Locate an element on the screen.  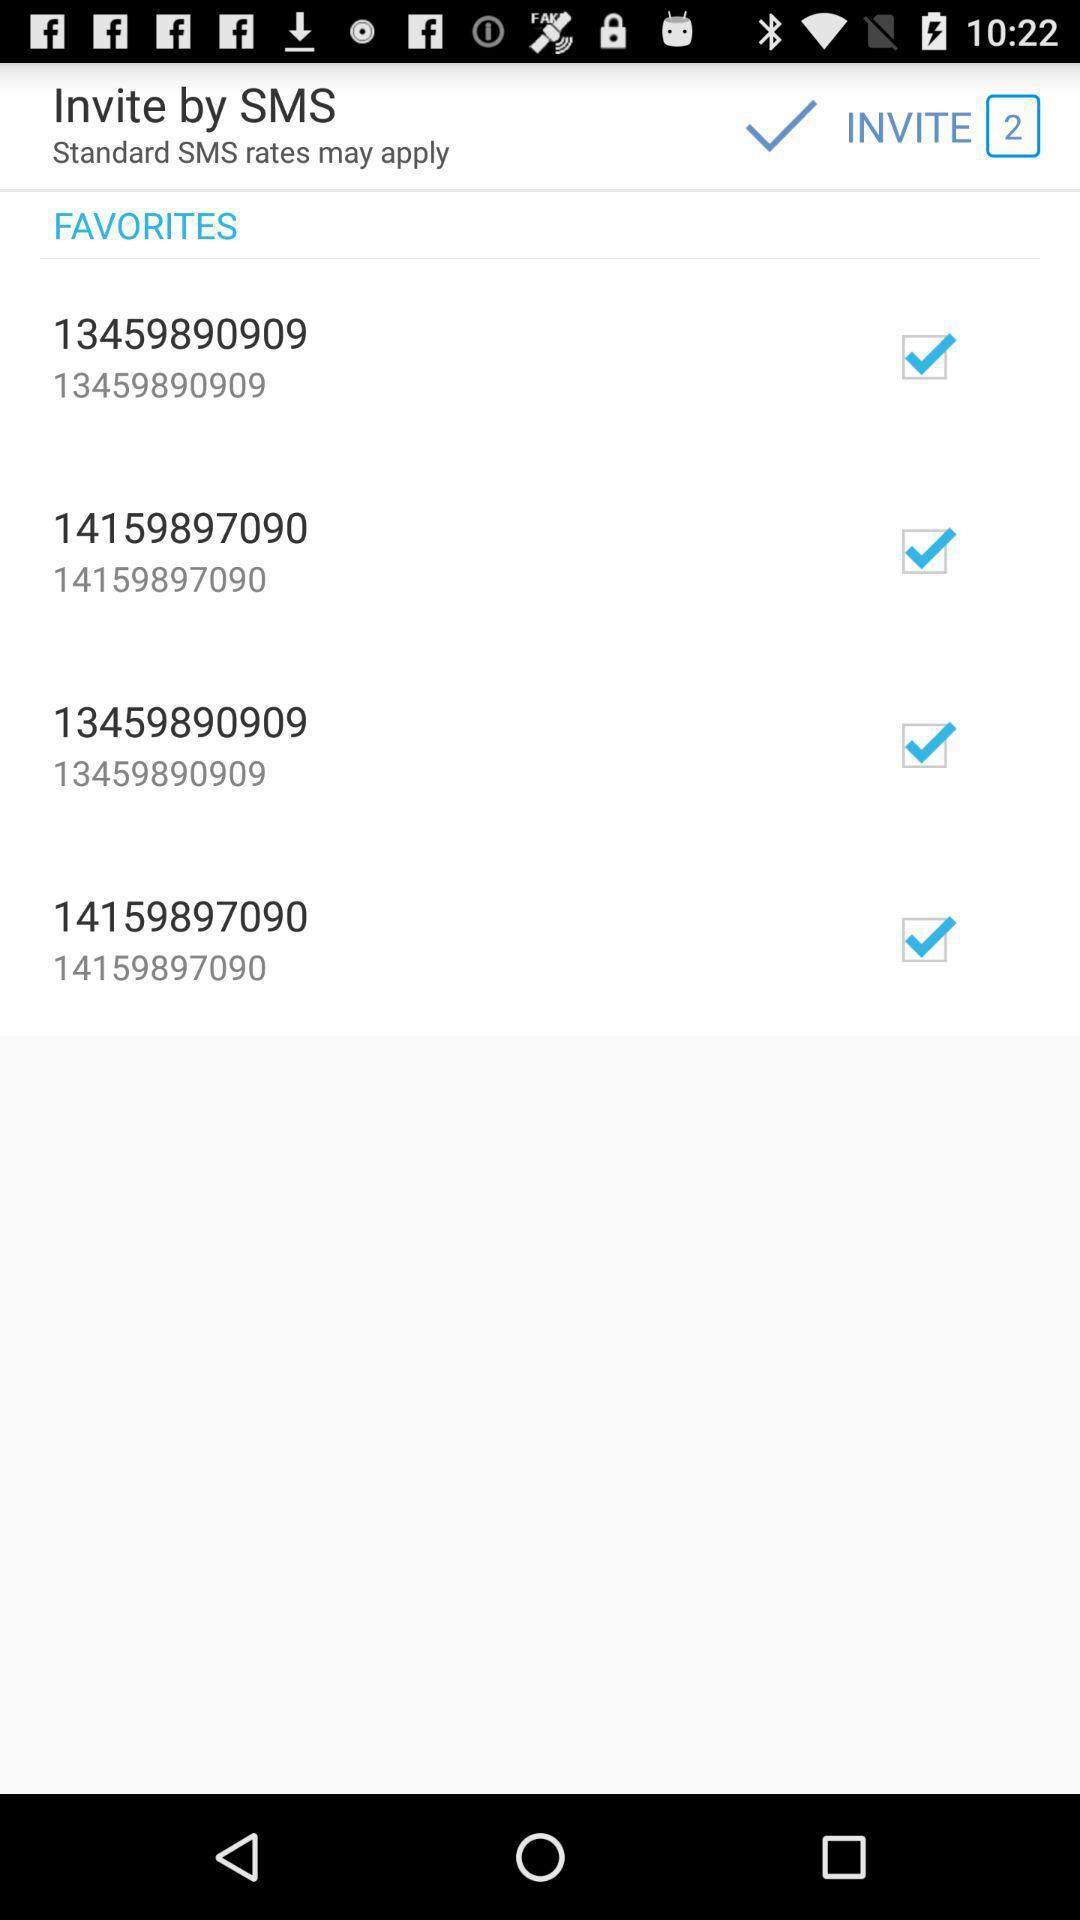
13459890909 is located at coordinates (982, 355).